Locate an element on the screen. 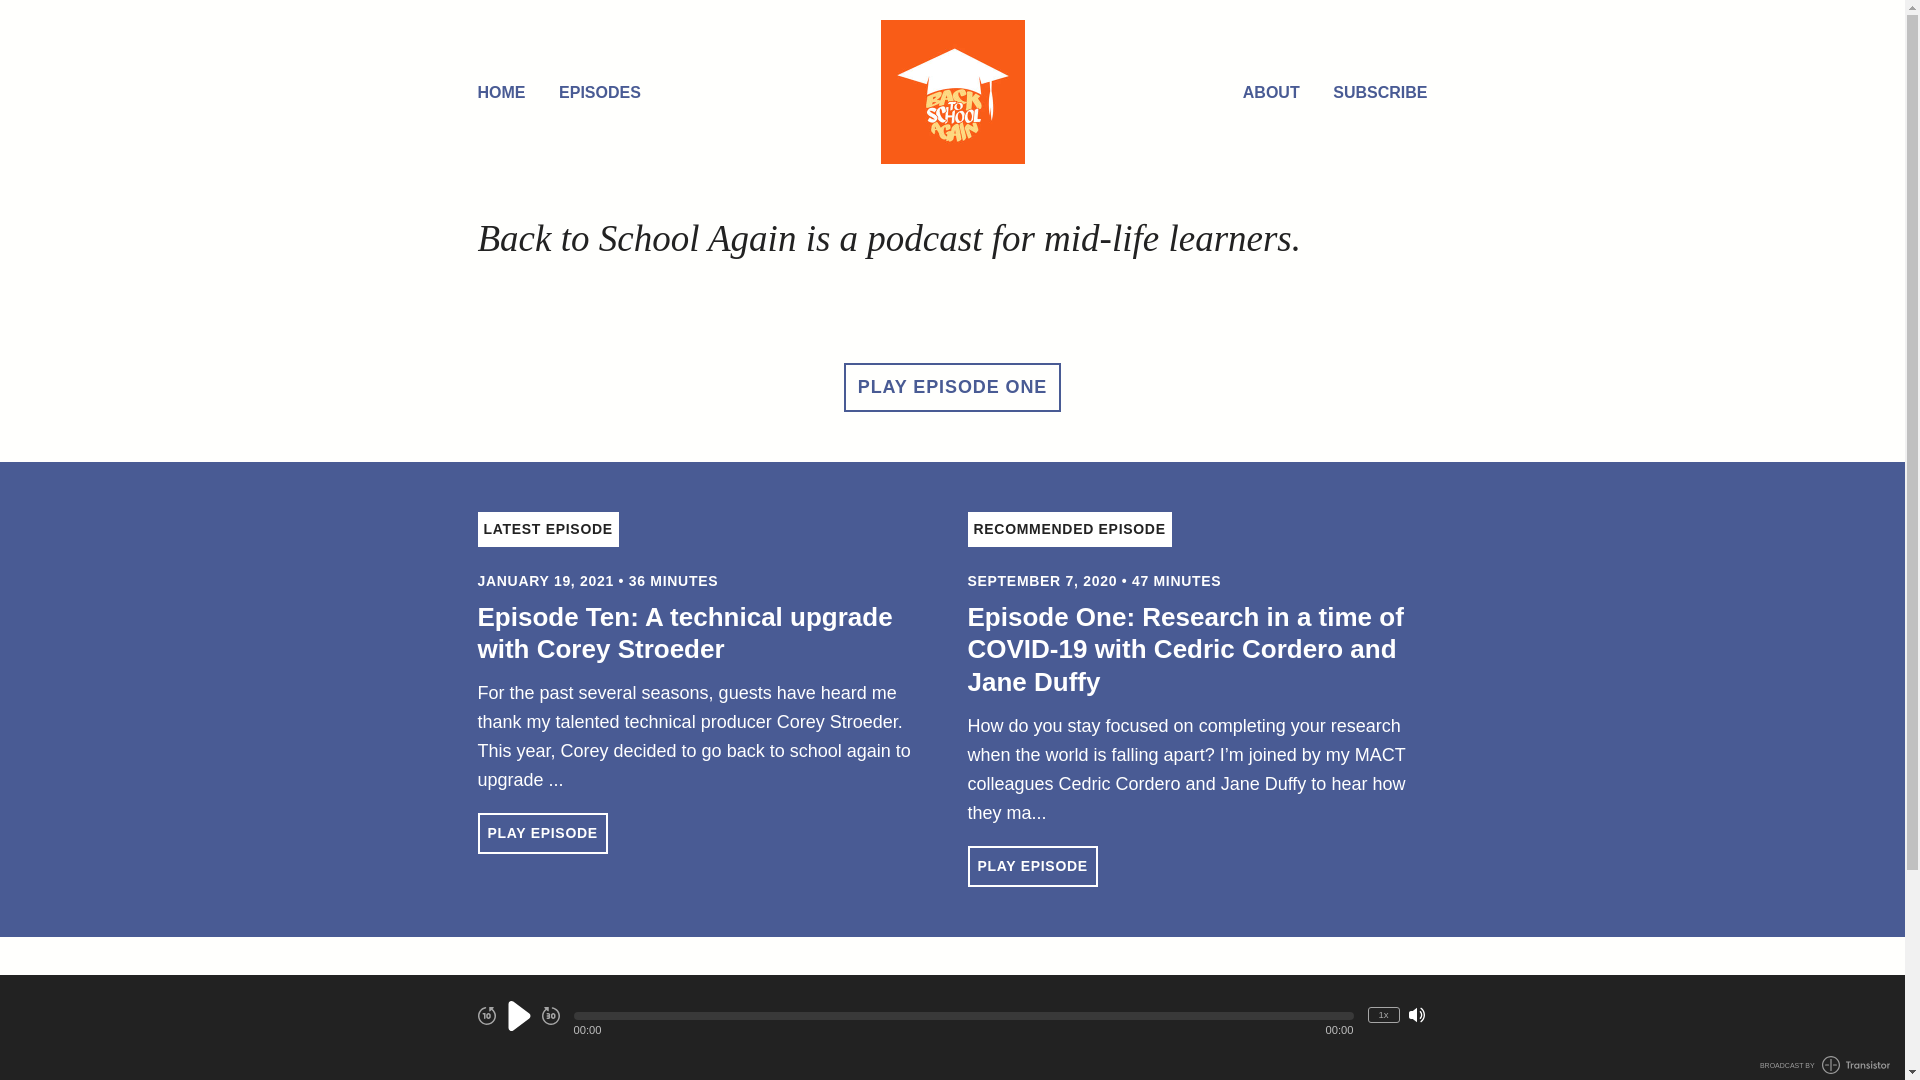  'EPISODES' is located at coordinates (599, 93).